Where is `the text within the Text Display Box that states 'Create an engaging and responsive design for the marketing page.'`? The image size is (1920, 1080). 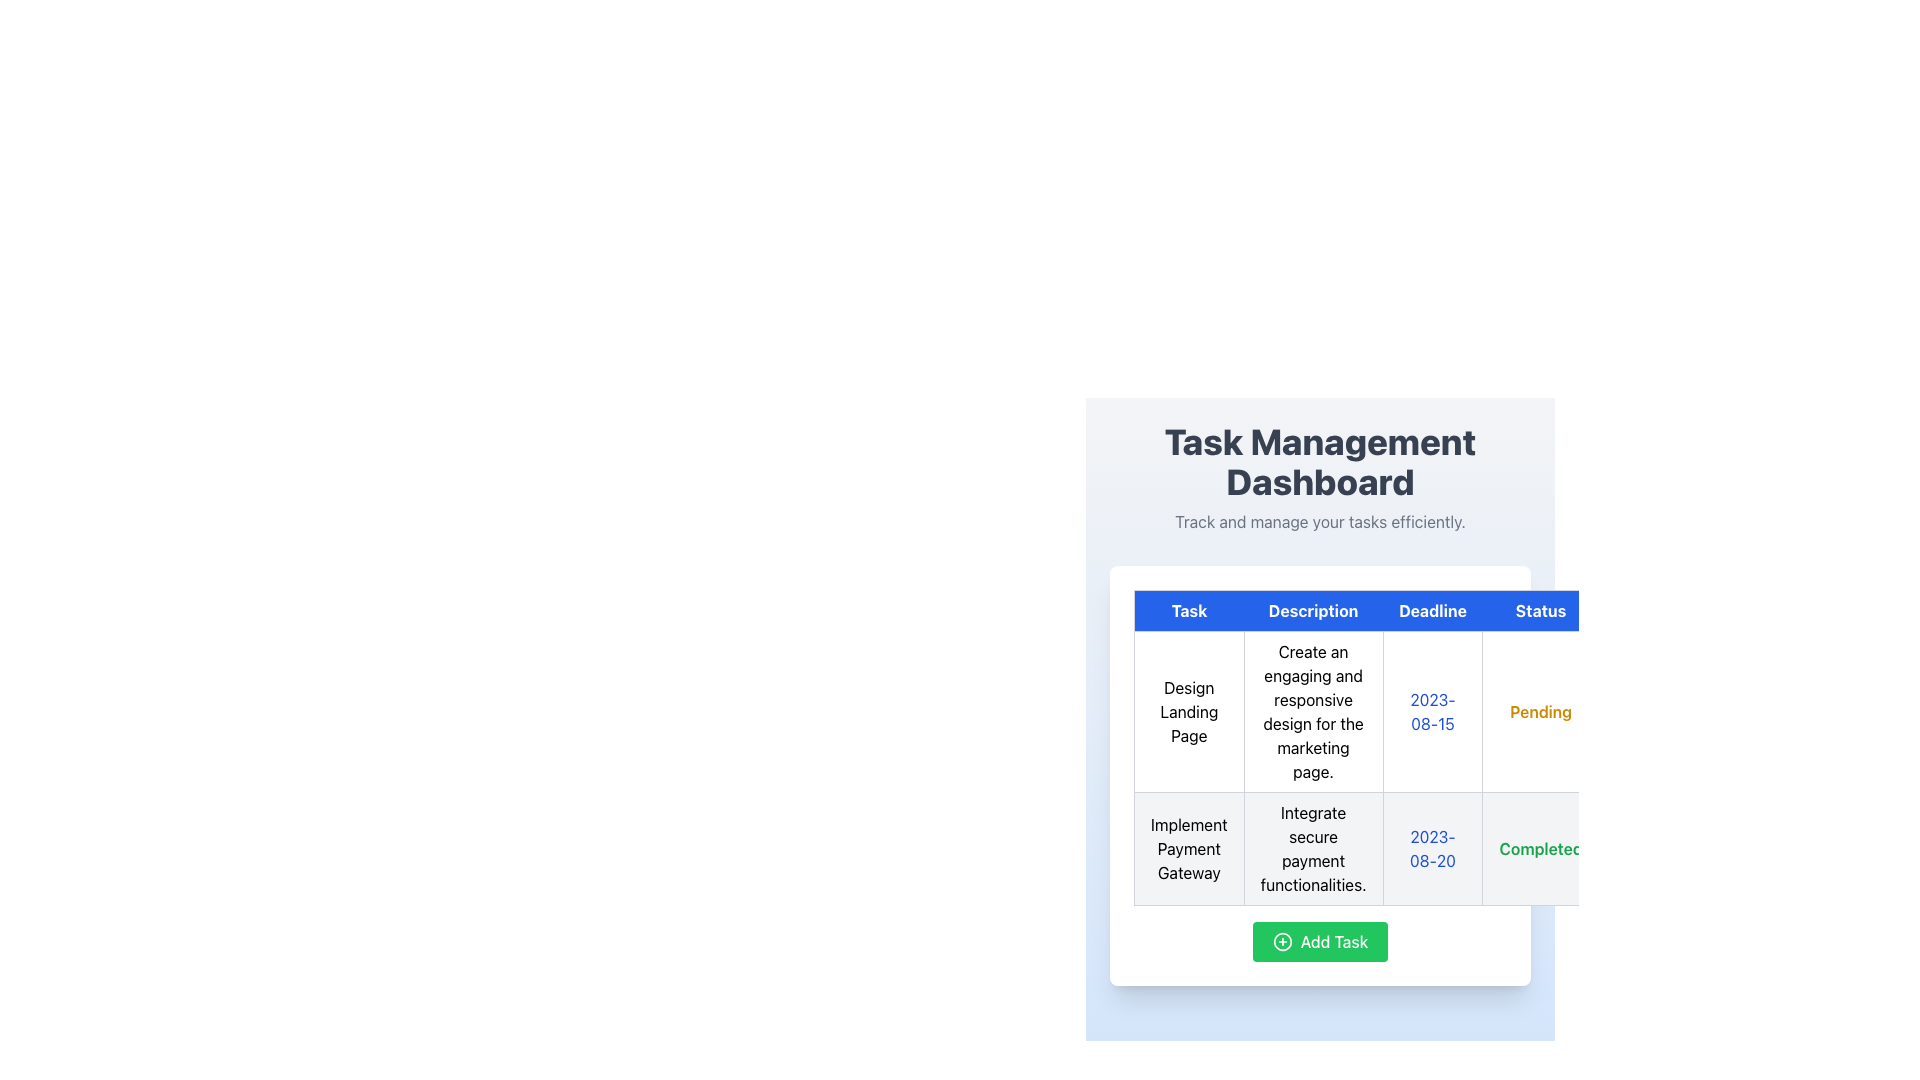 the text within the Text Display Box that states 'Create an engaging and responsive design for the marketing page.' is located at coordinates (1313, 711).